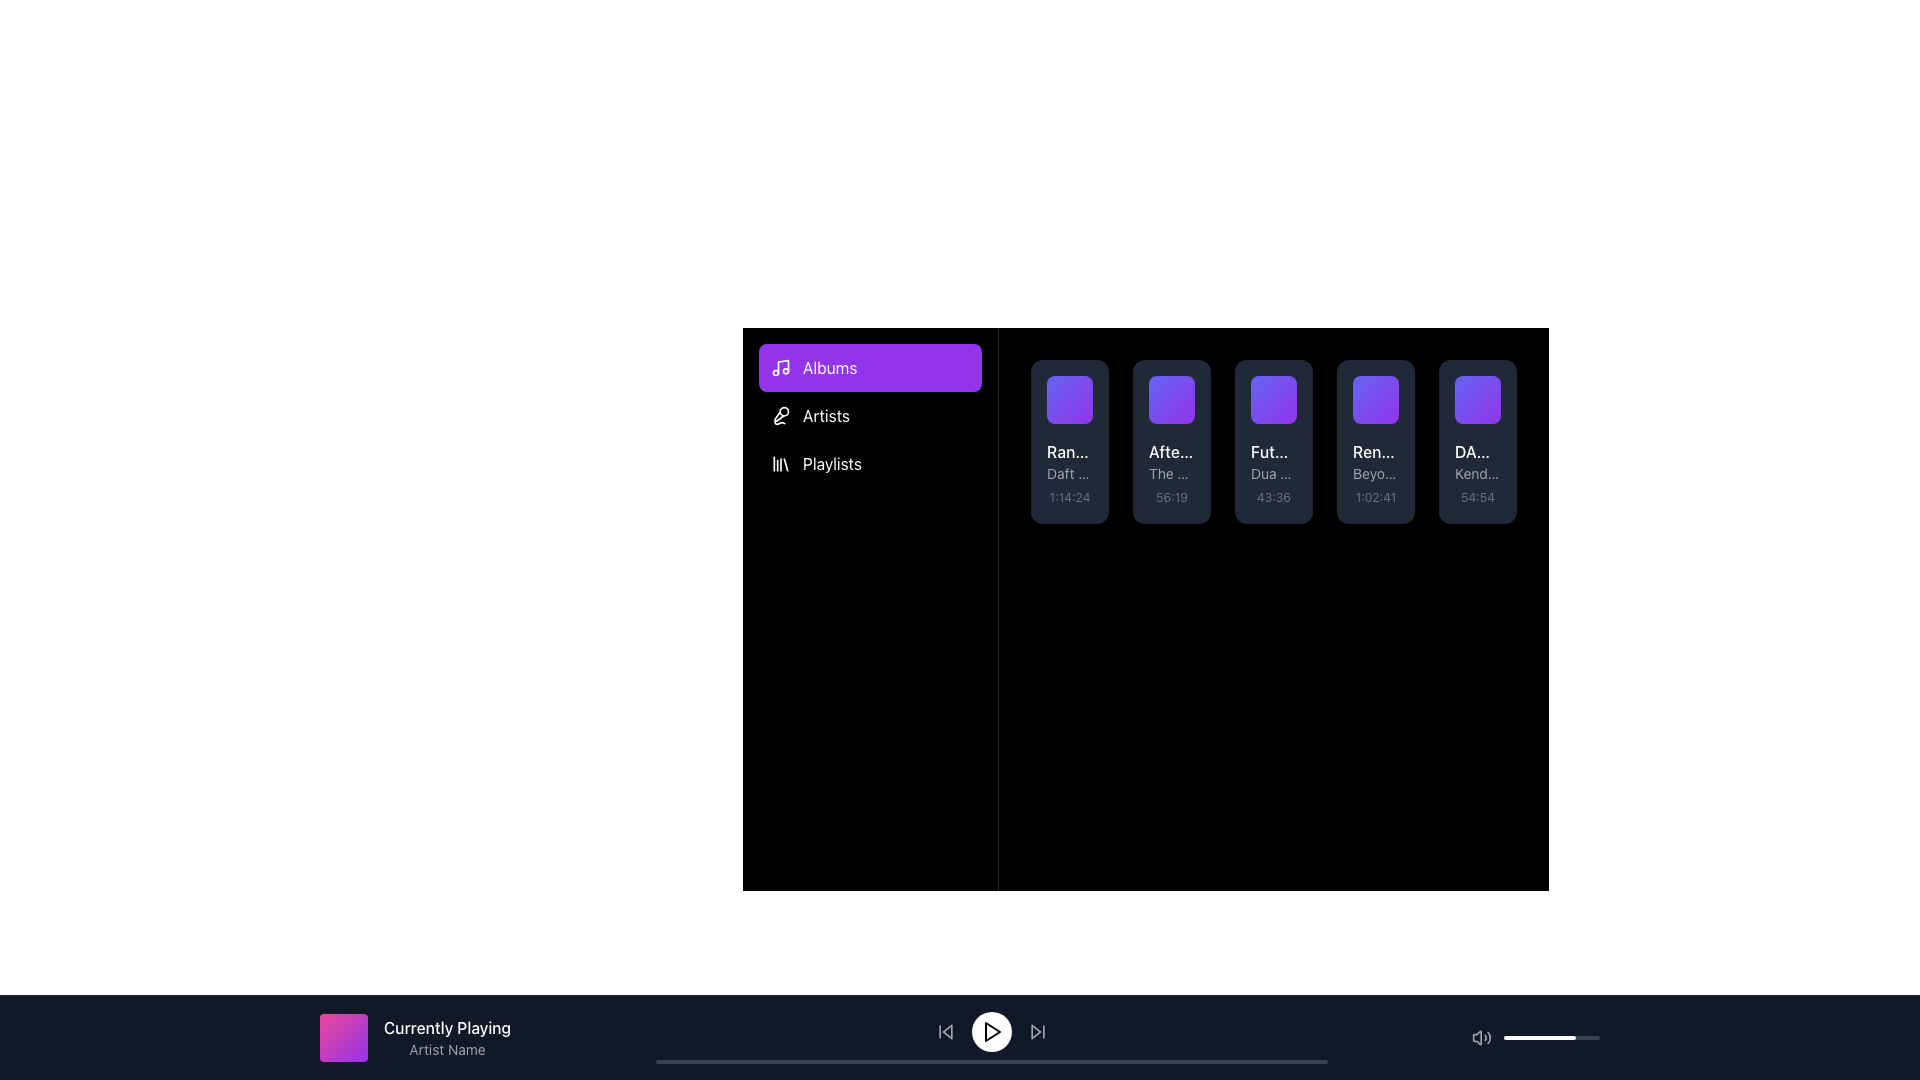  I want to click on the album card, so click(1182, 388).